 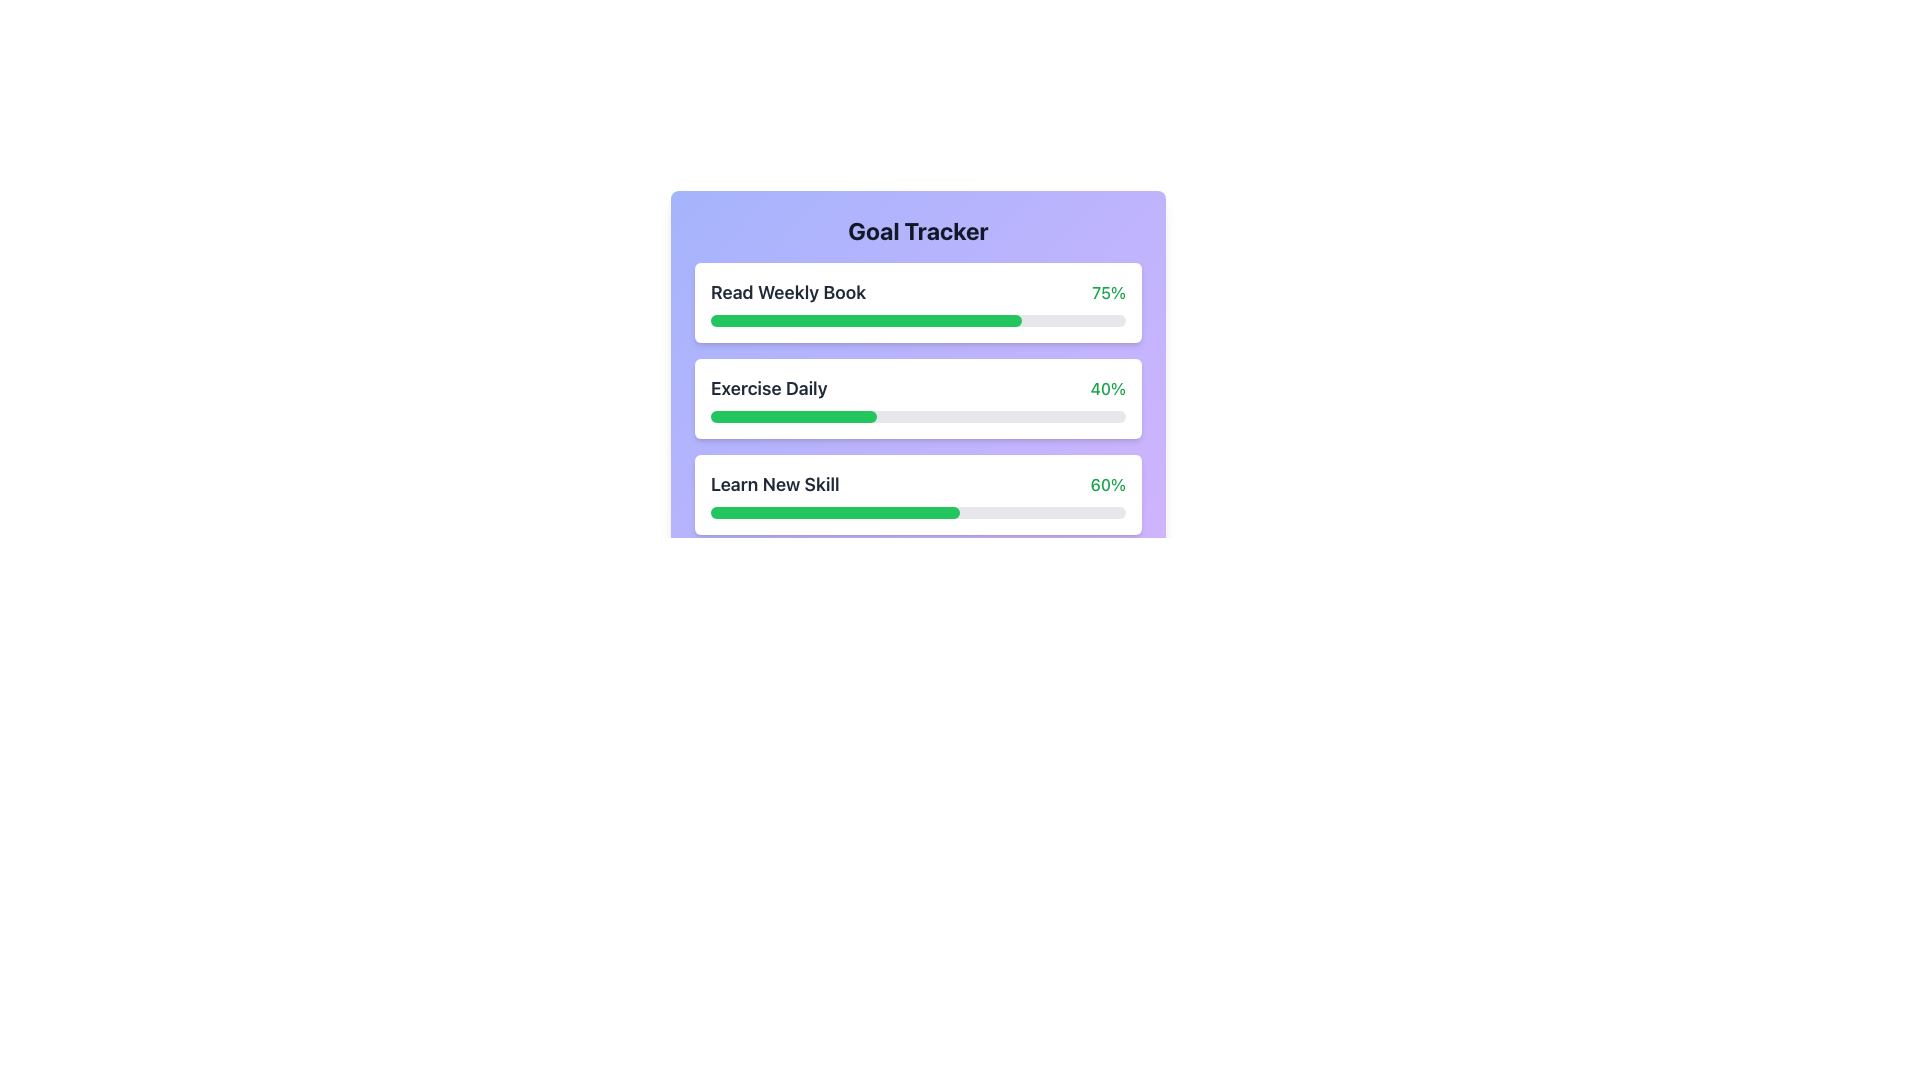 I want to click on the Information Display Row titled 'Learn New Skill' that shows '60%' on the right, located in the third row of the 'Goal Tracker' list, so click(x=917, y=485).